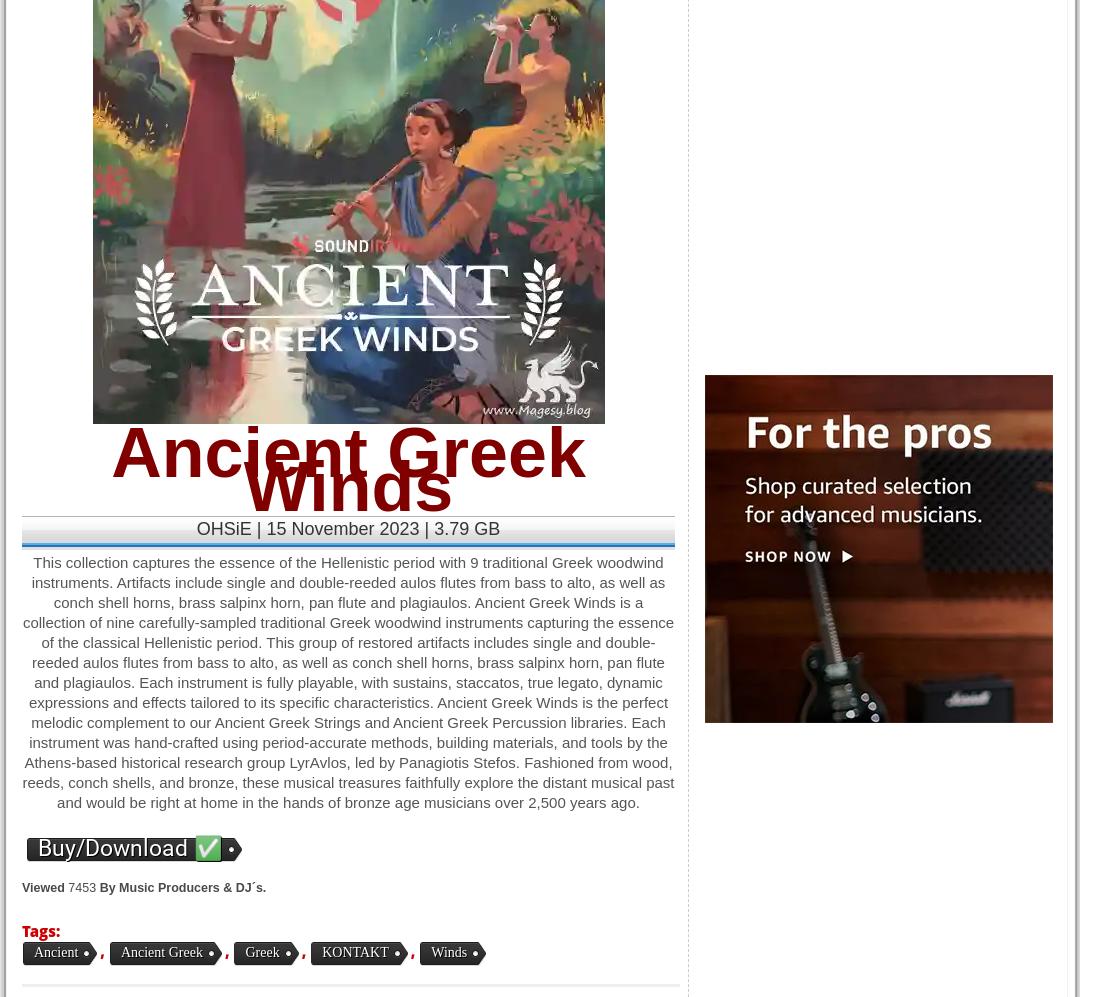 The height and width of the screenshot is (997, 1106). What do you see at coordinates (42, 887) in the screenshot?
I see `'Viewed'` at bounding box center [42, 887].